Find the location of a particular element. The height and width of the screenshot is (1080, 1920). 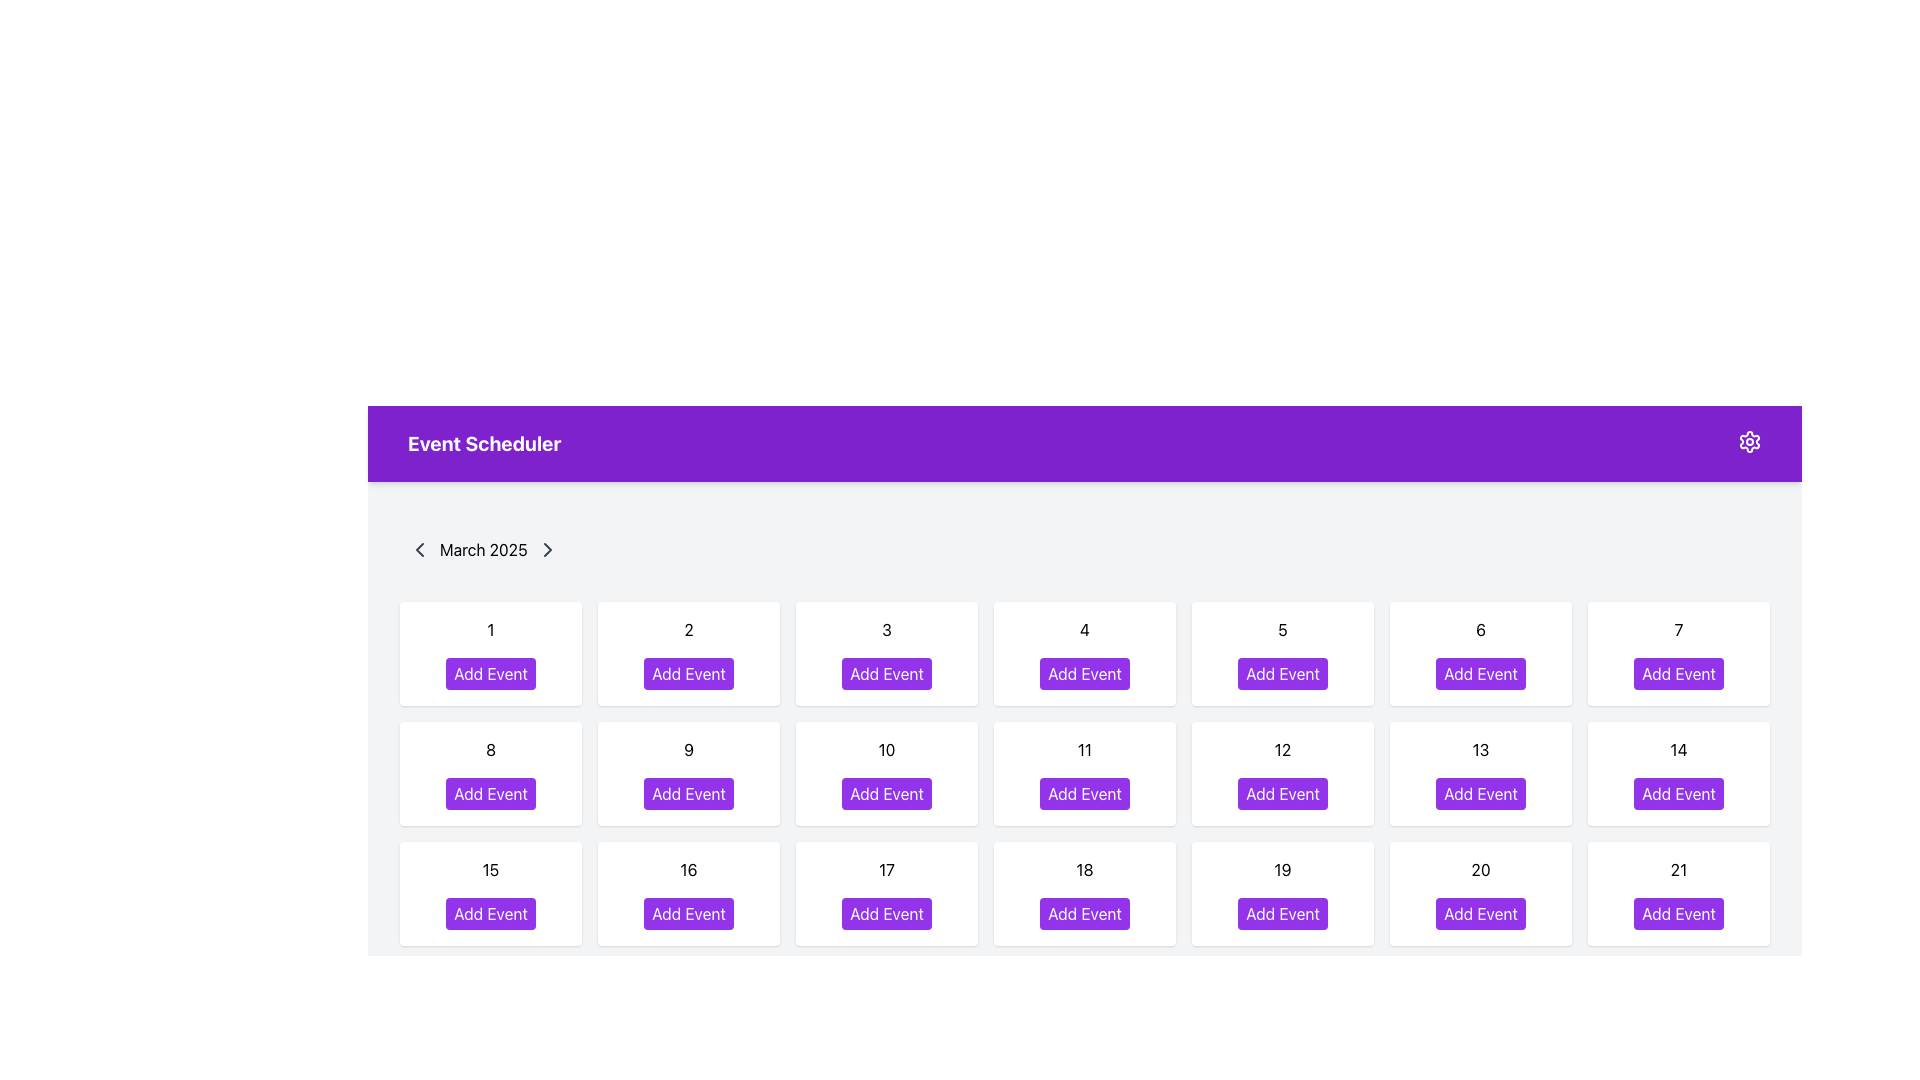

the 'Add Event' button on the first card in the grid layout to schedule an event is located at coordinates (490, 654).